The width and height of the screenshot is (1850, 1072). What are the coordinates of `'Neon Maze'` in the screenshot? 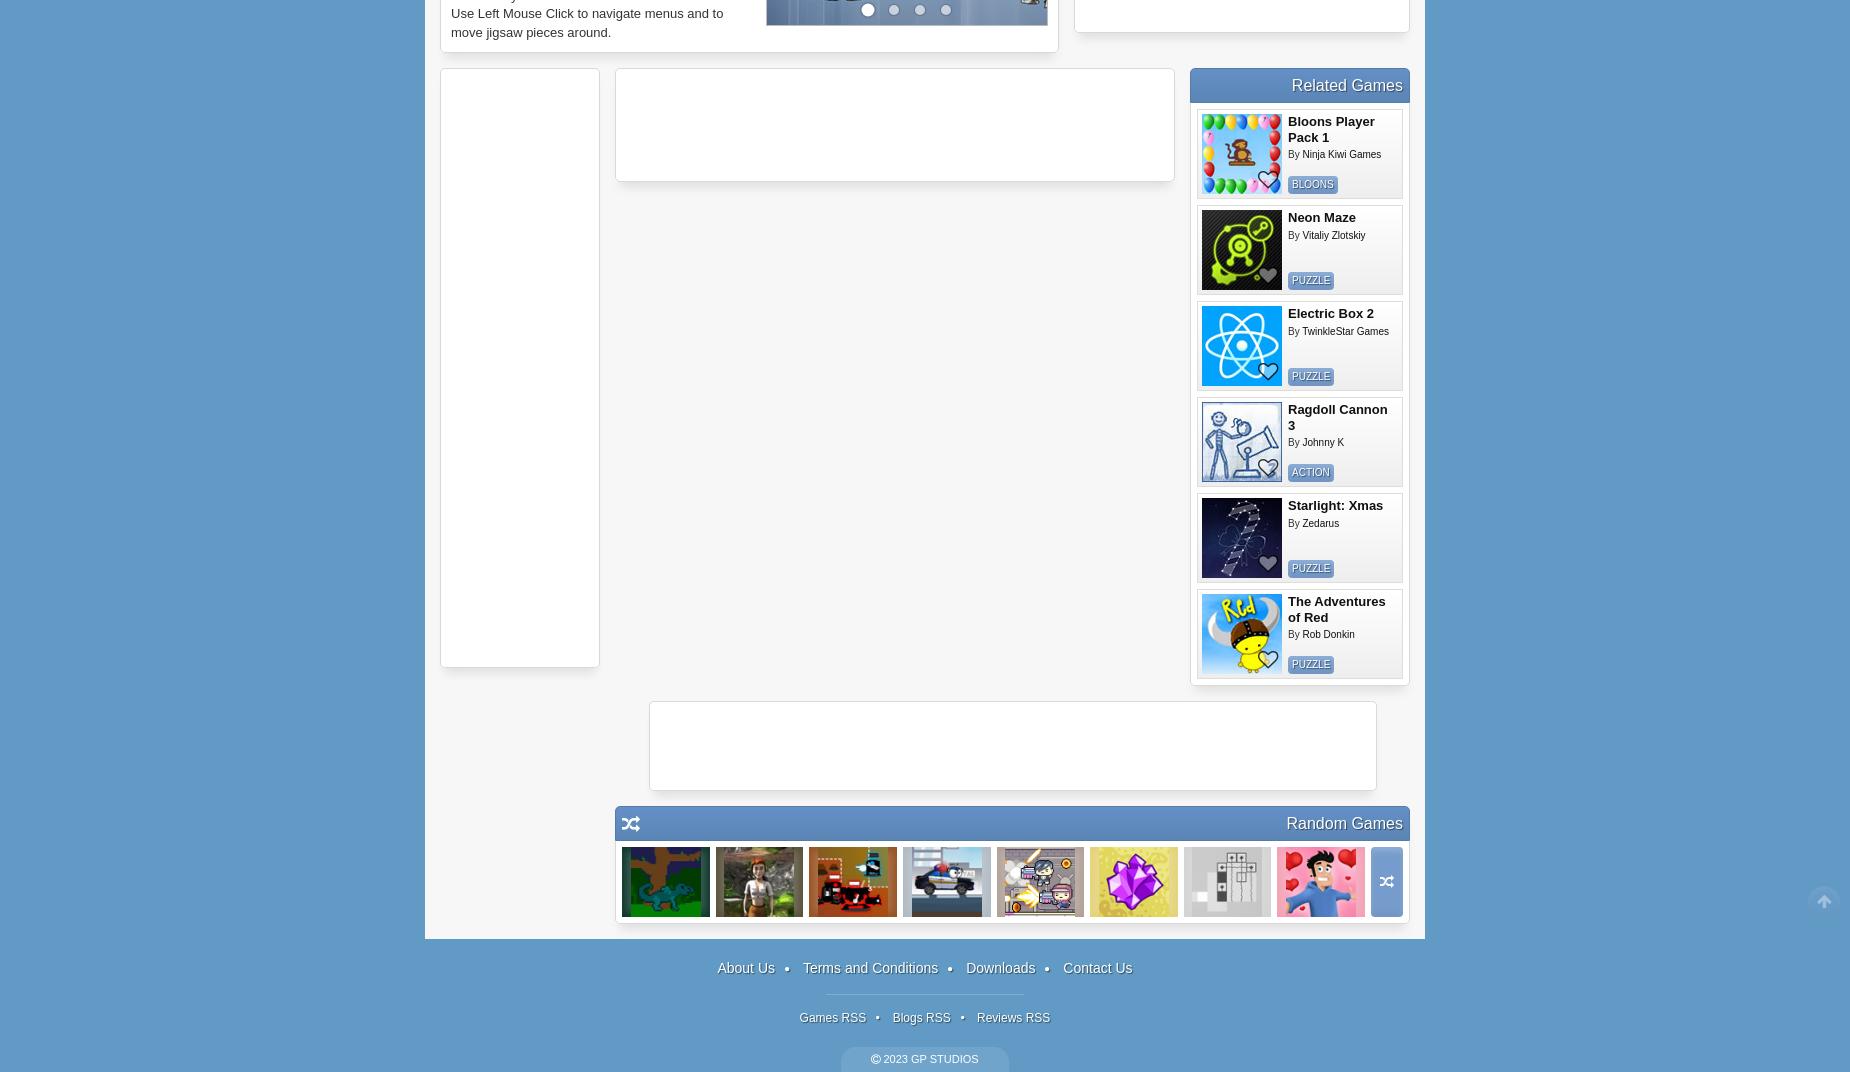 It's located at (1320, 217).